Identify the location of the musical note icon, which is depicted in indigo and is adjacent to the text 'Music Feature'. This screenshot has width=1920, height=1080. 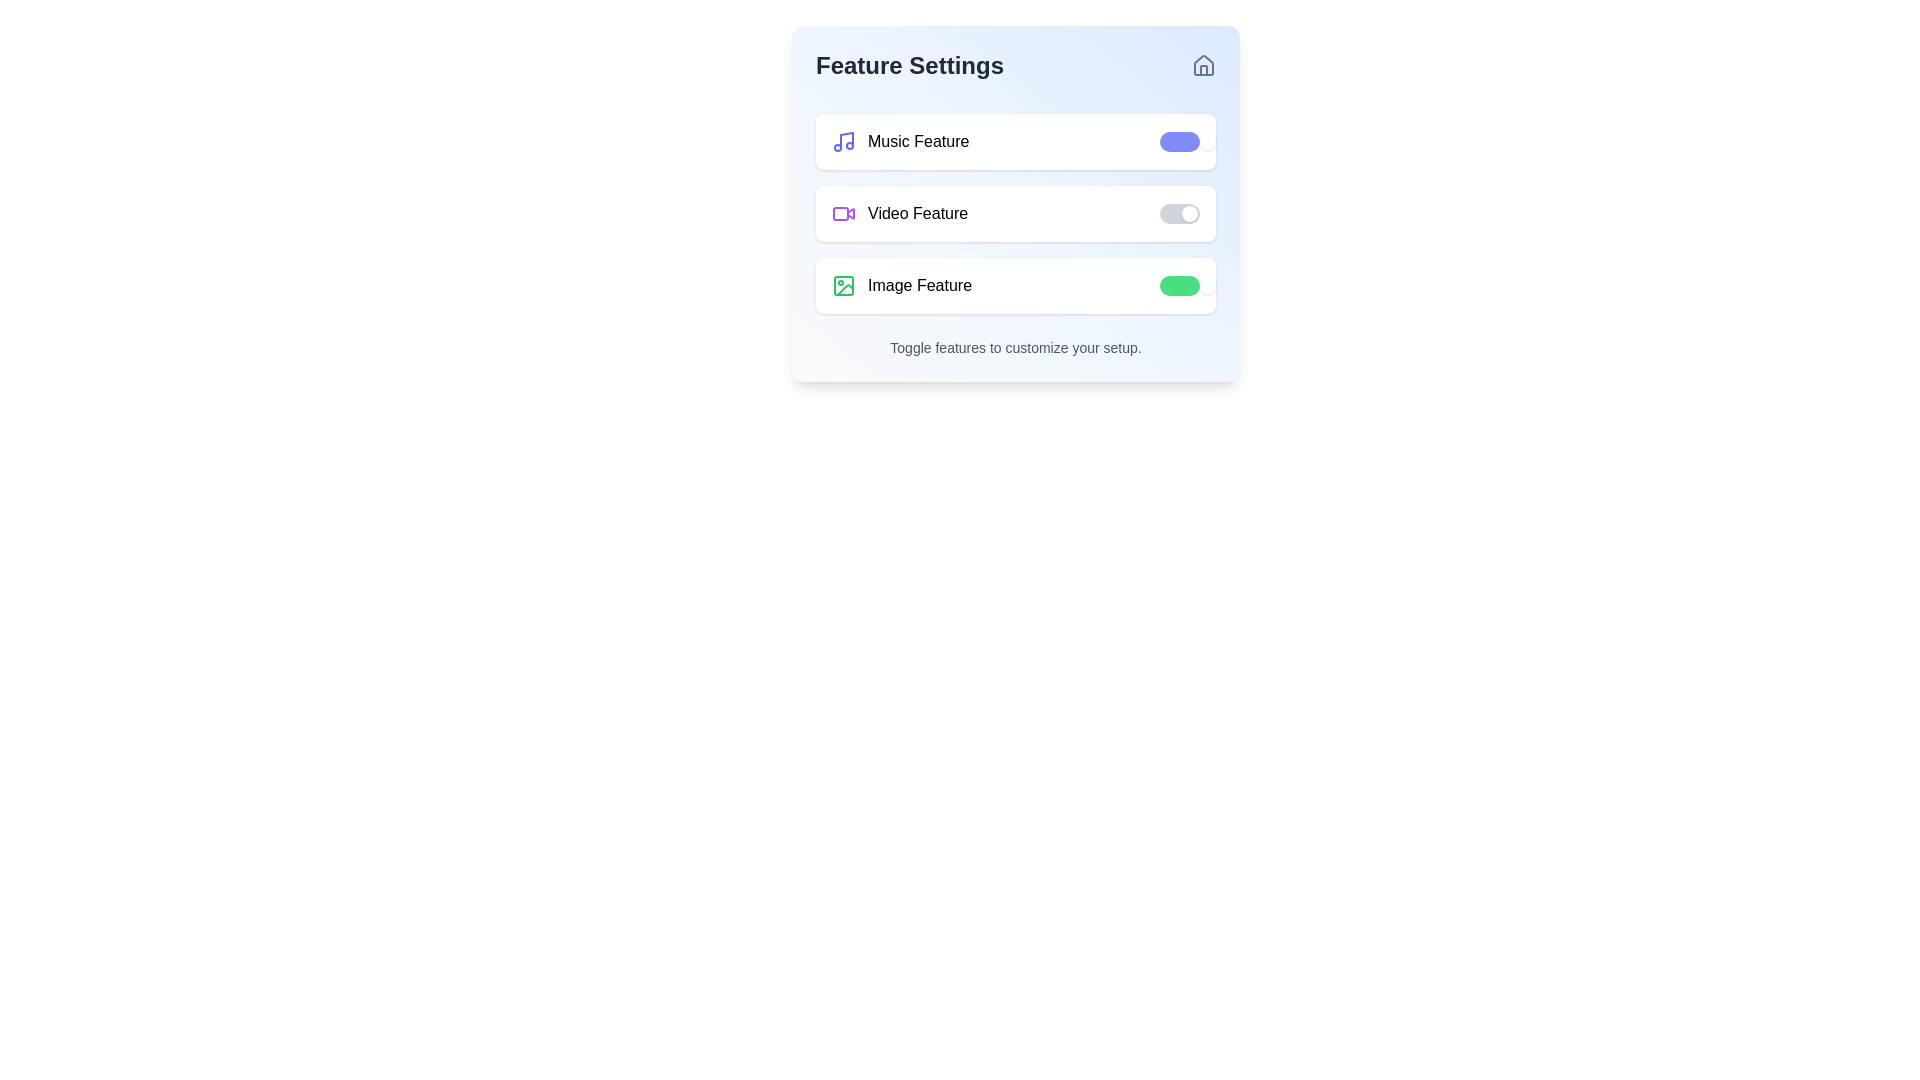
(844, 141).